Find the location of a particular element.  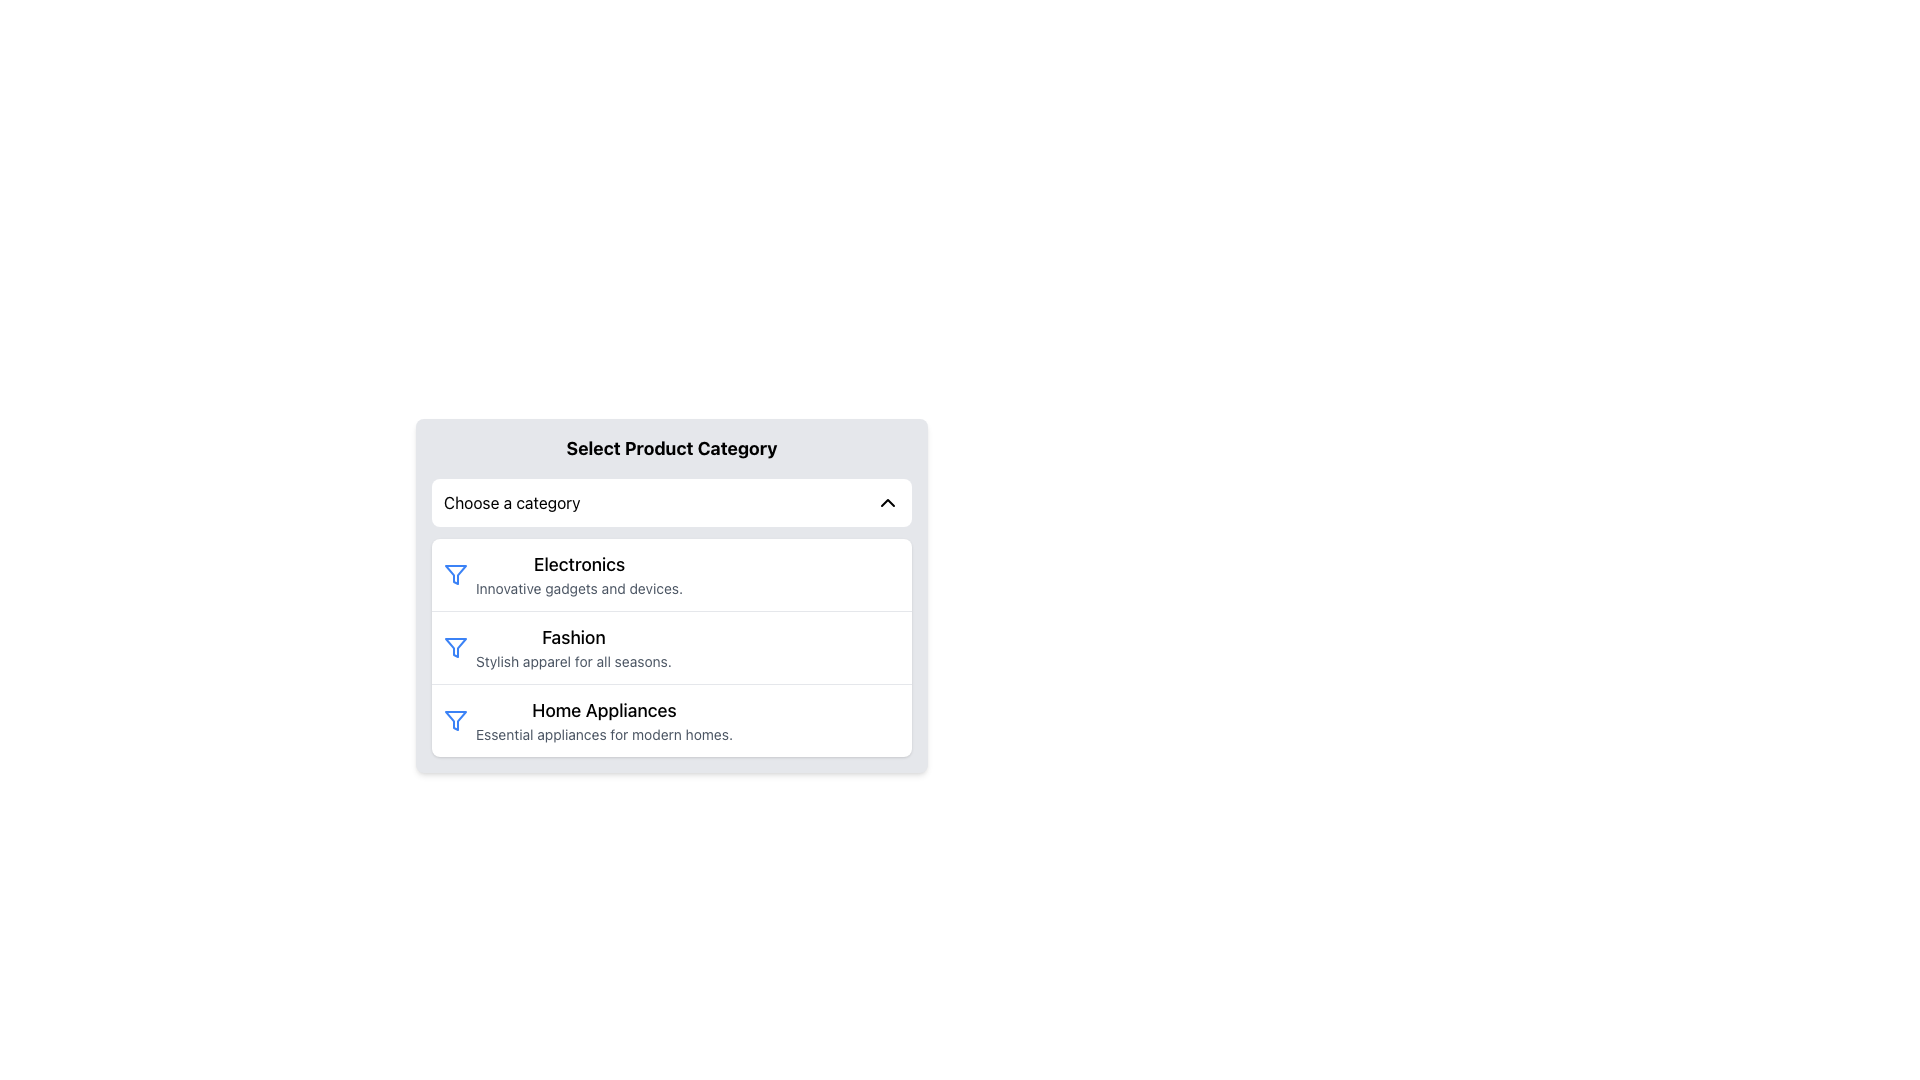

the 'Electronics' category selectable option, which is the first item in the vertical list under the 'Select Product Category' dropdown is located at coordinates (672, 574).